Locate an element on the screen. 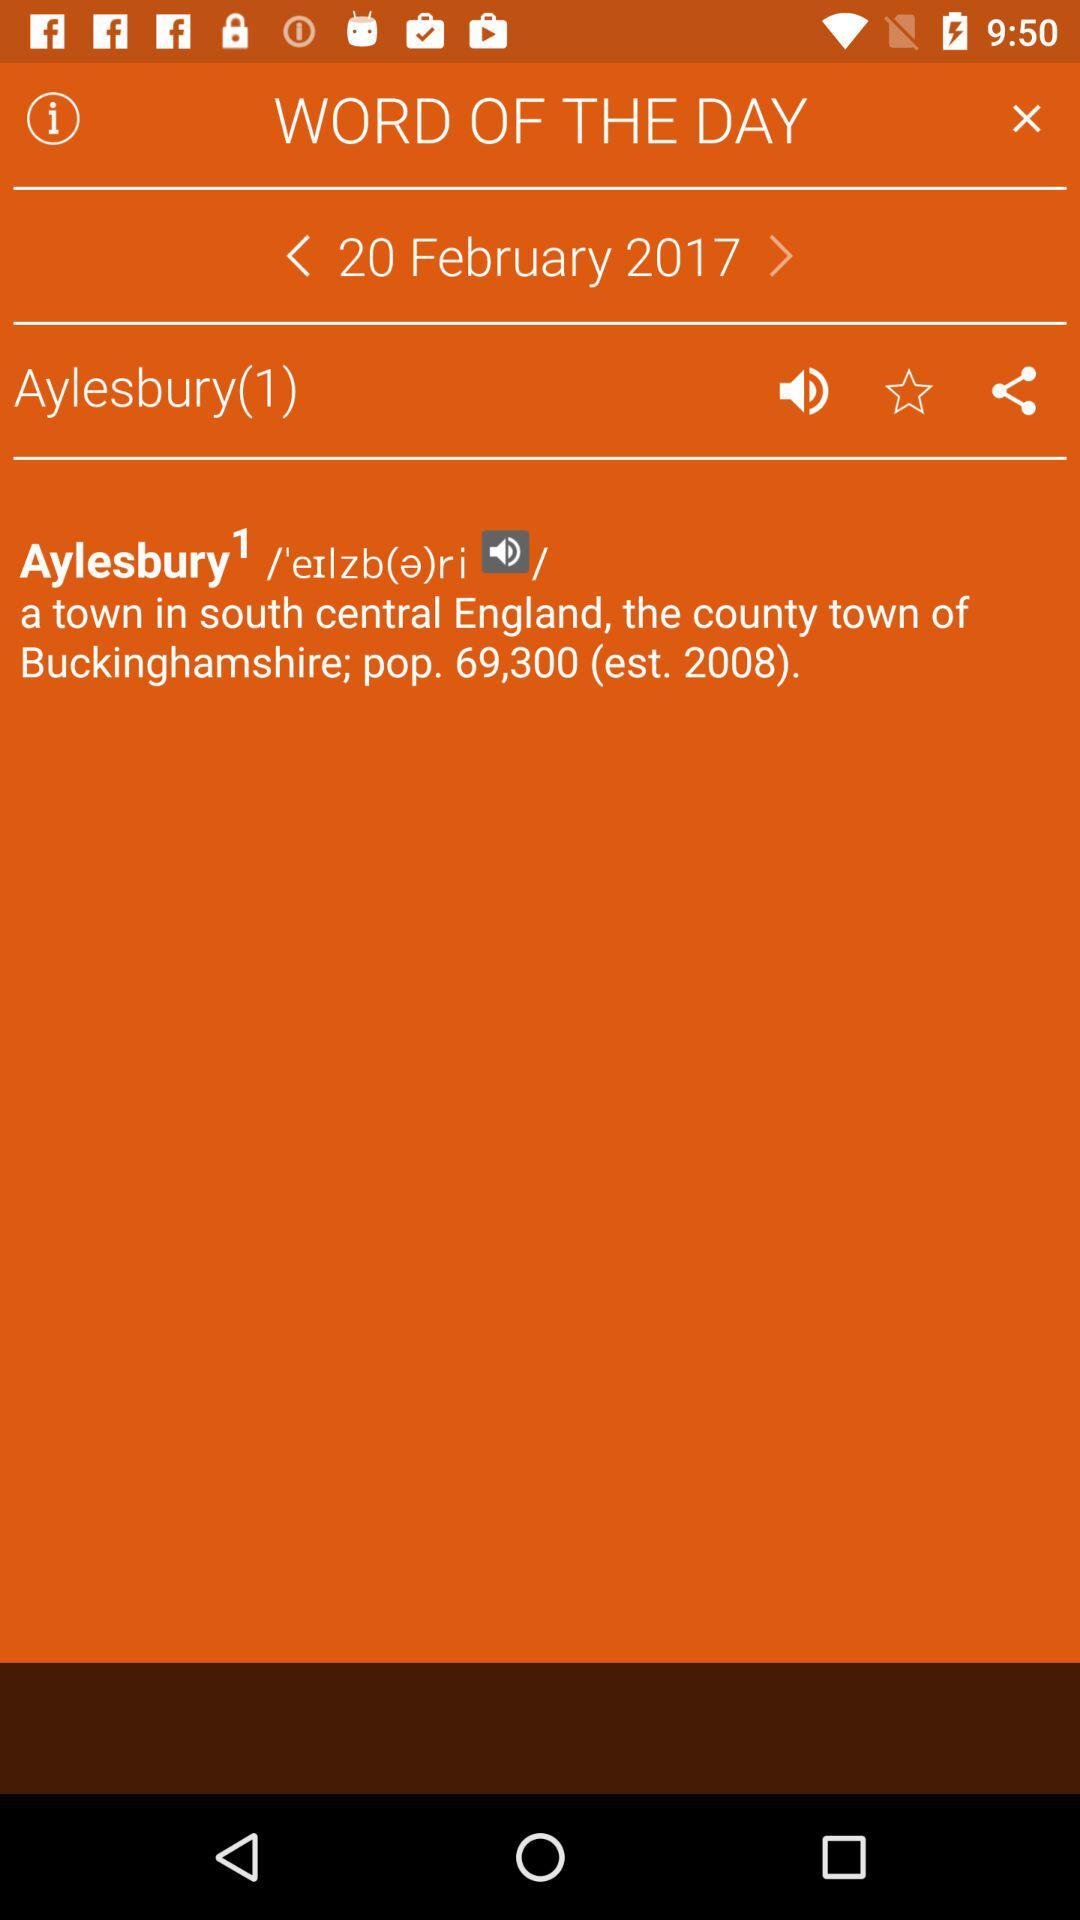 The height and width of the screenshot is (1920, 1080). app next to the word of the app is located at coordinates (52, 117).